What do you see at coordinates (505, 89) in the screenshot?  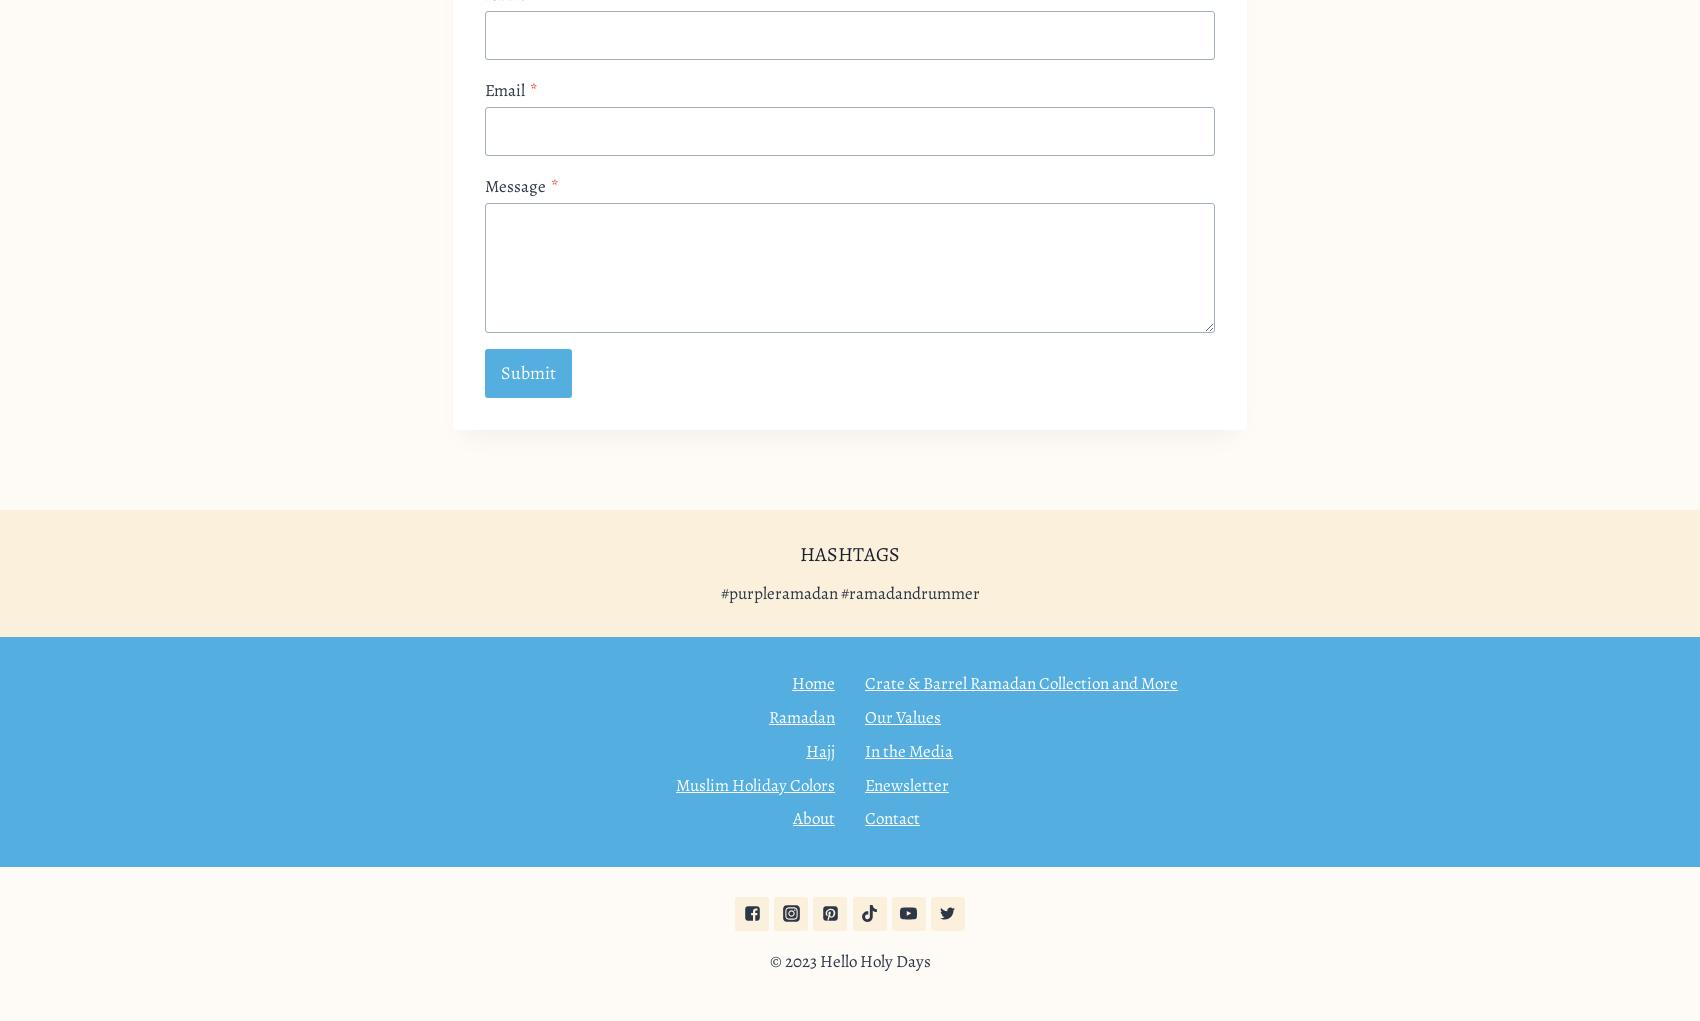 I see `'Email'` at bounding box center [505, 89].